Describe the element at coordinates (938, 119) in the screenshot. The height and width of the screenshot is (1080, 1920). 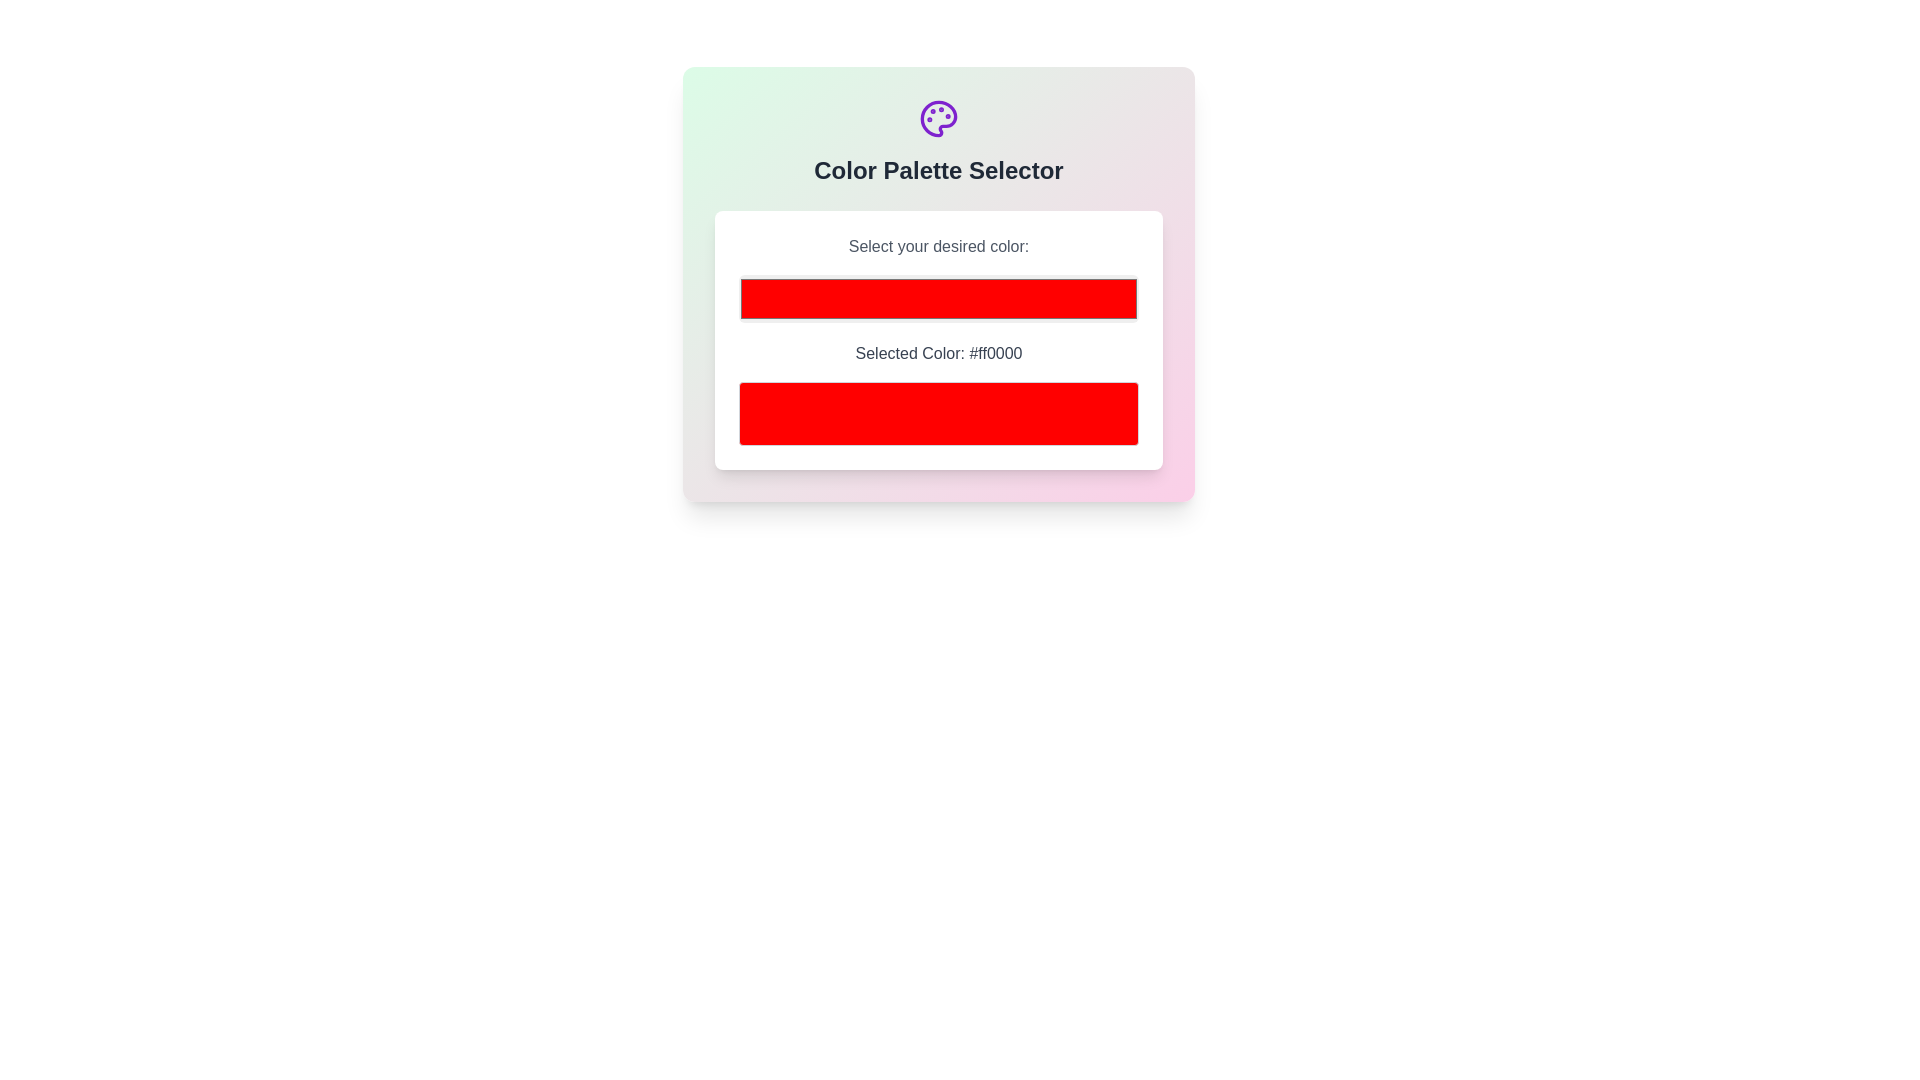
I see `the icon at the top of the component` at that location.